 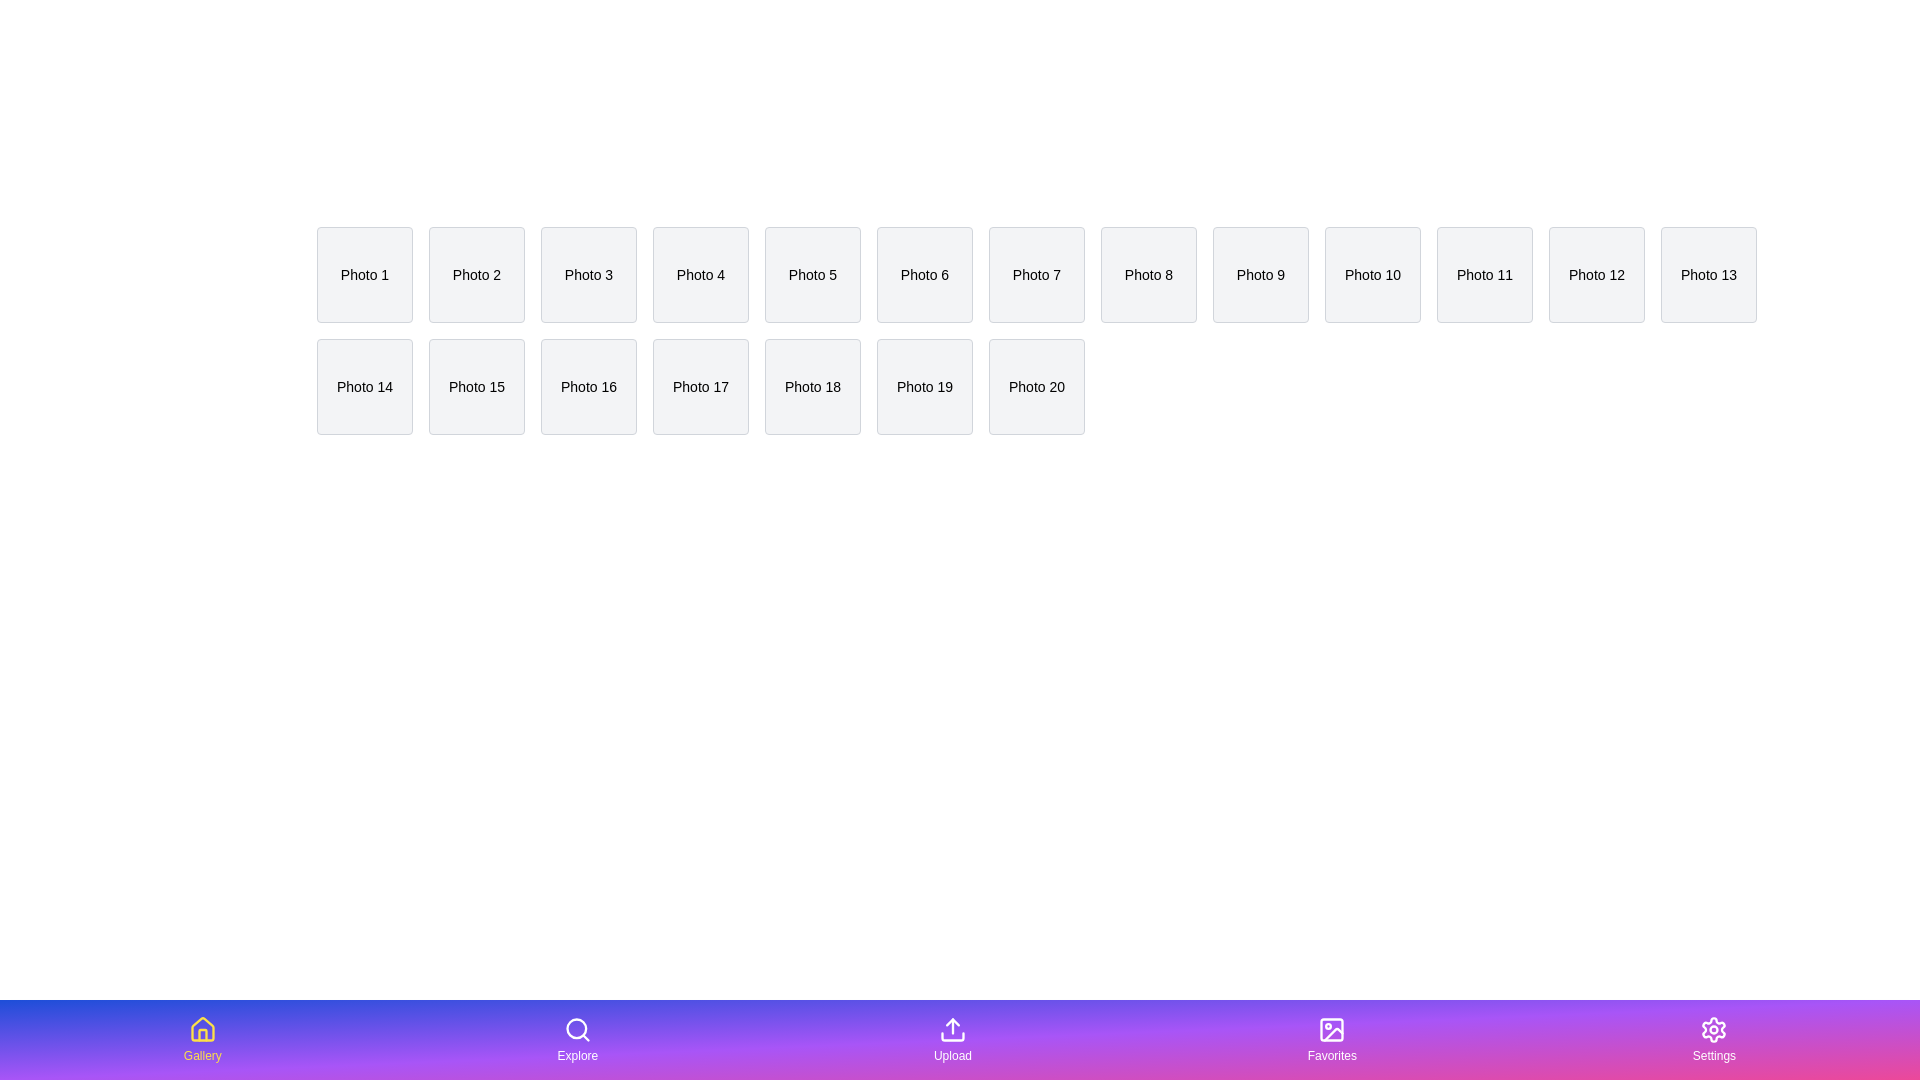 I want to click on the tab labeled Gallery in the bottom navigation bar, so click(x=201, y=1039).